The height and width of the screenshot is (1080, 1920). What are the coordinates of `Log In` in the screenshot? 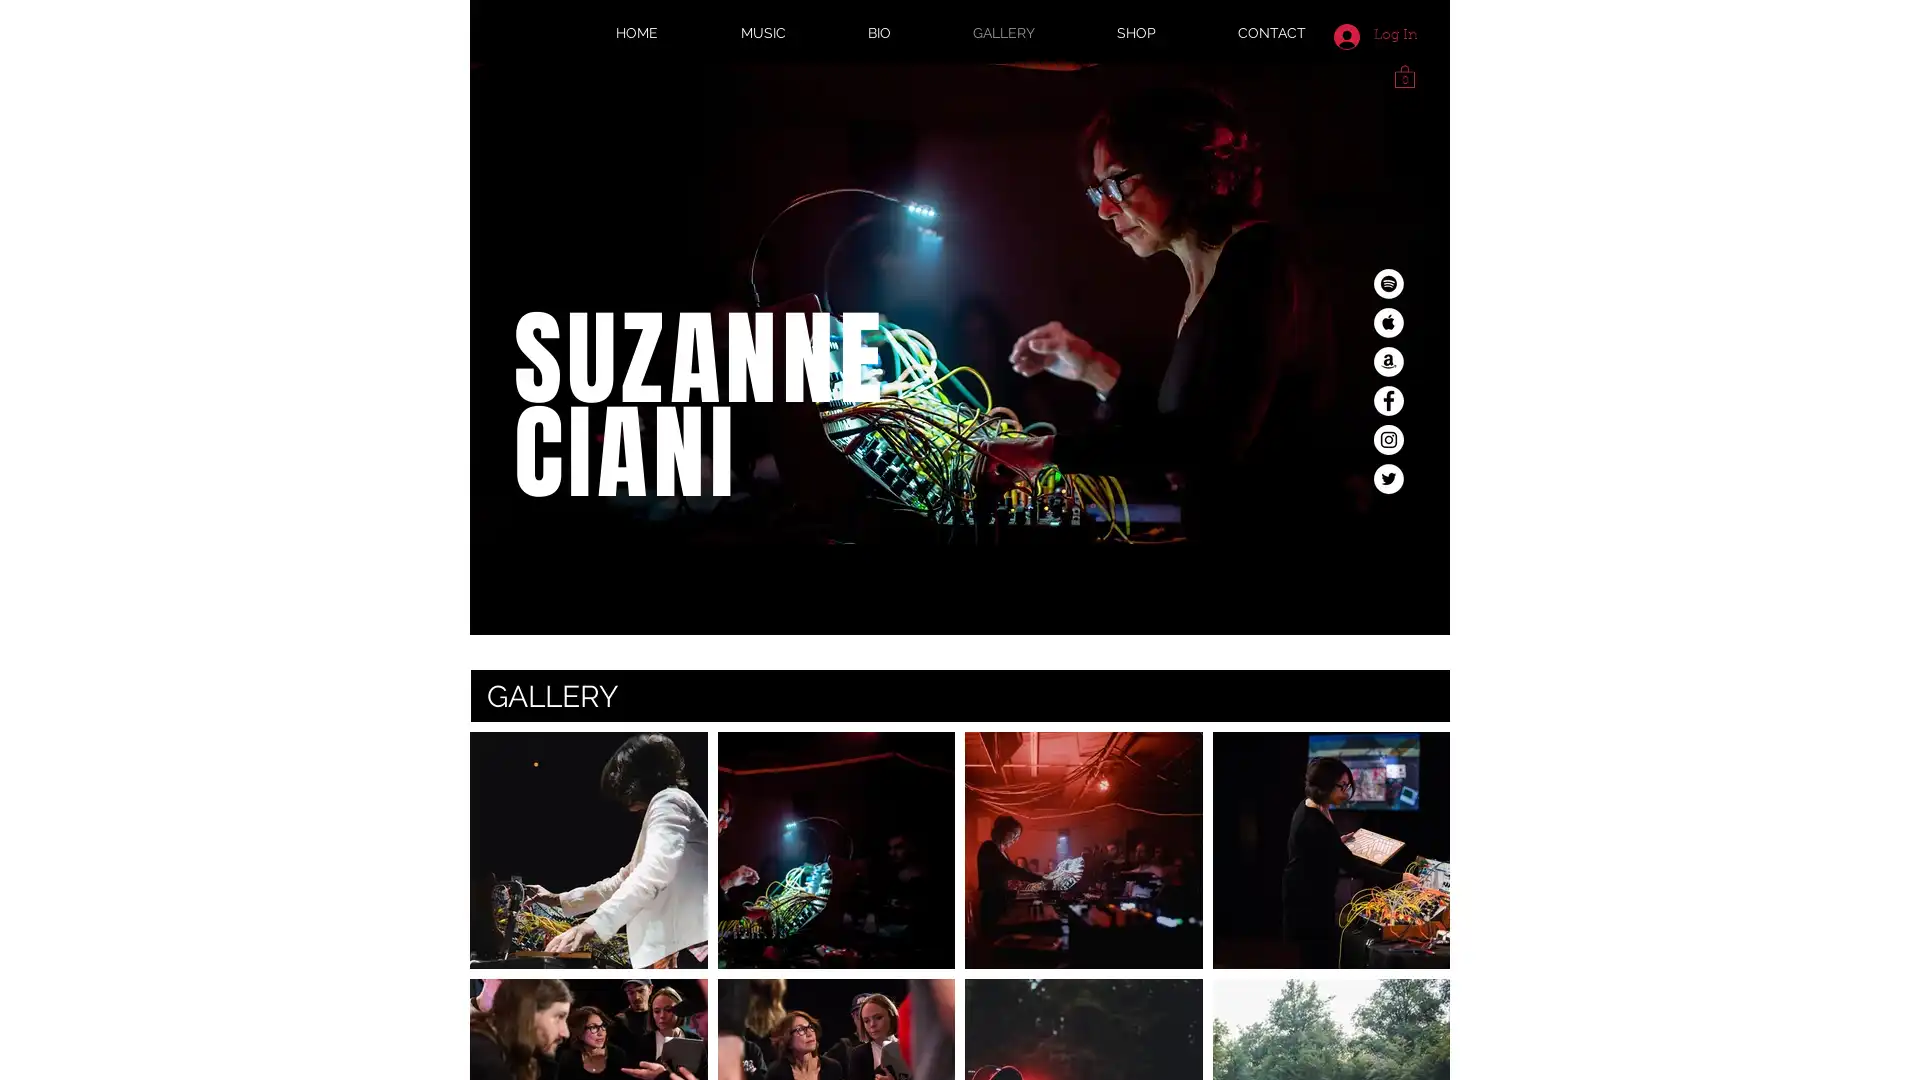 It's located at (1374, 35).